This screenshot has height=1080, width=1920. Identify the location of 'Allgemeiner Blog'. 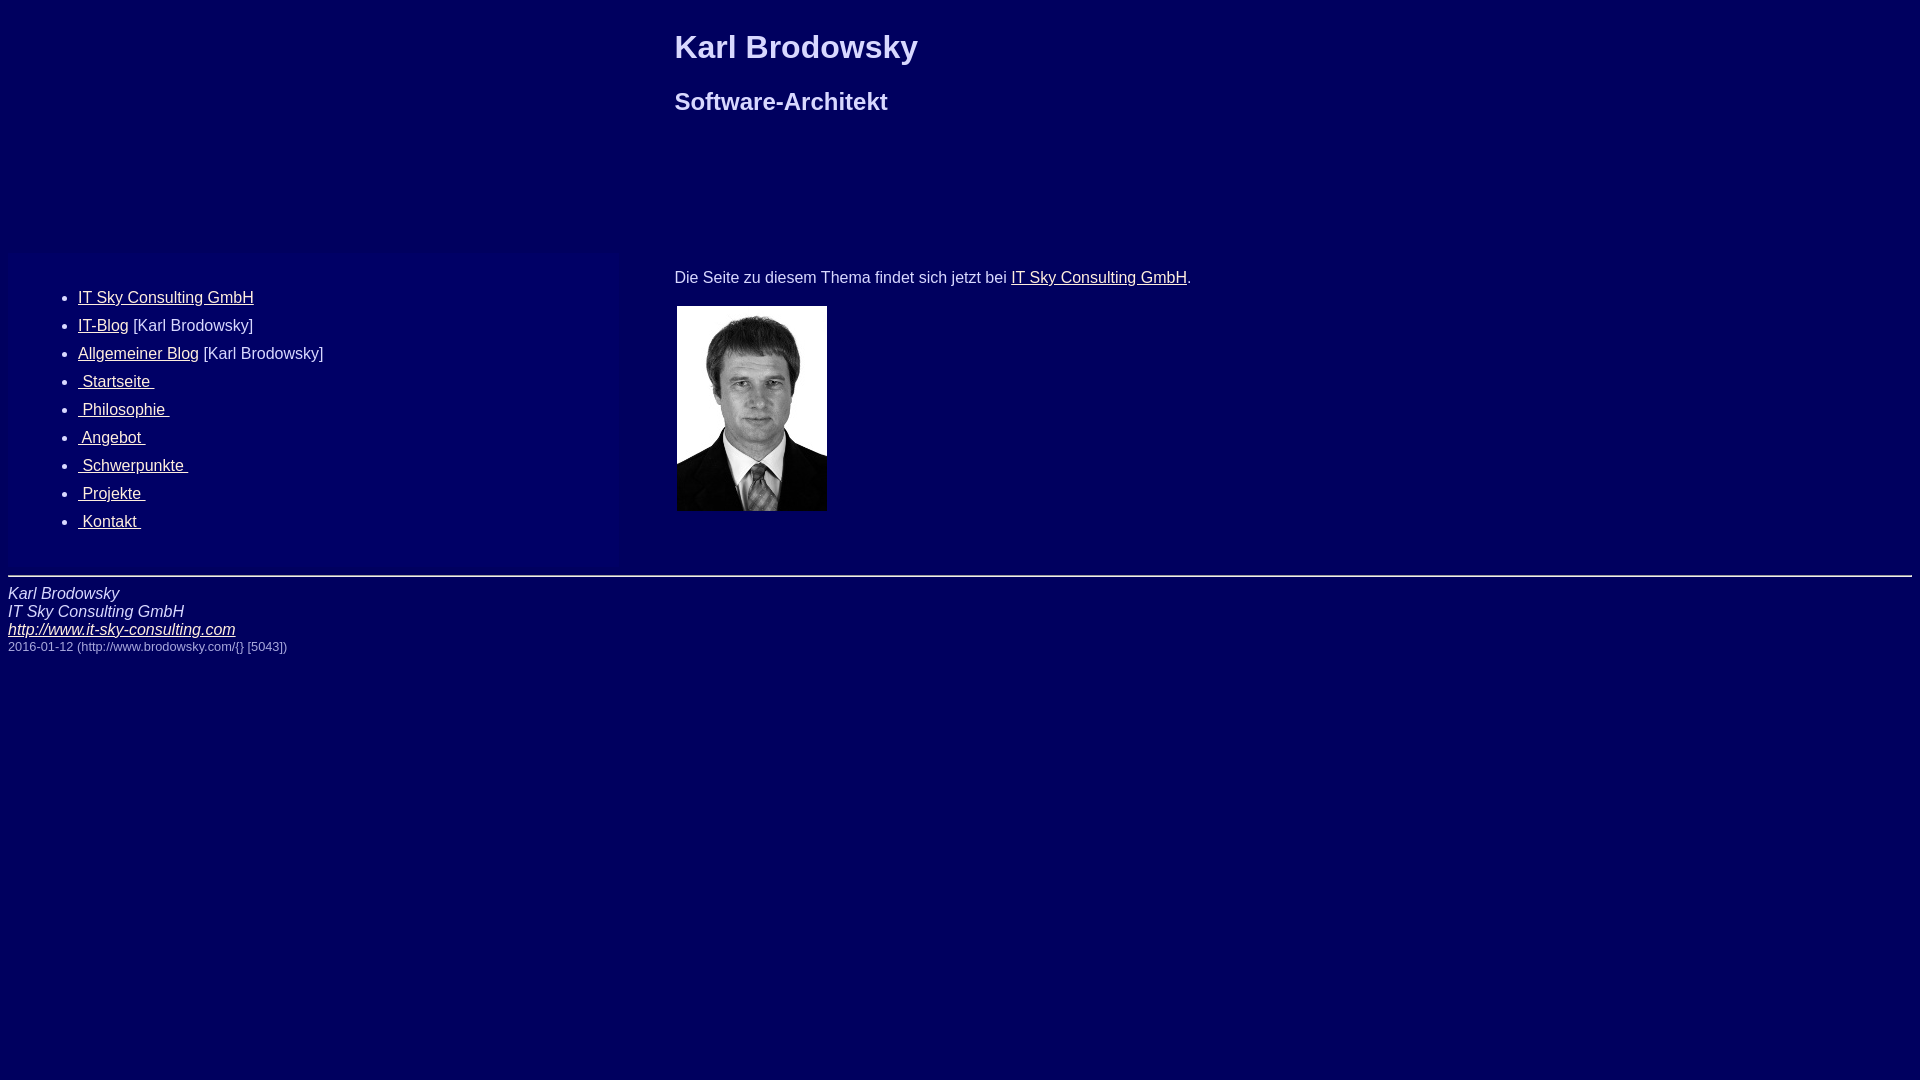
(137, 352).